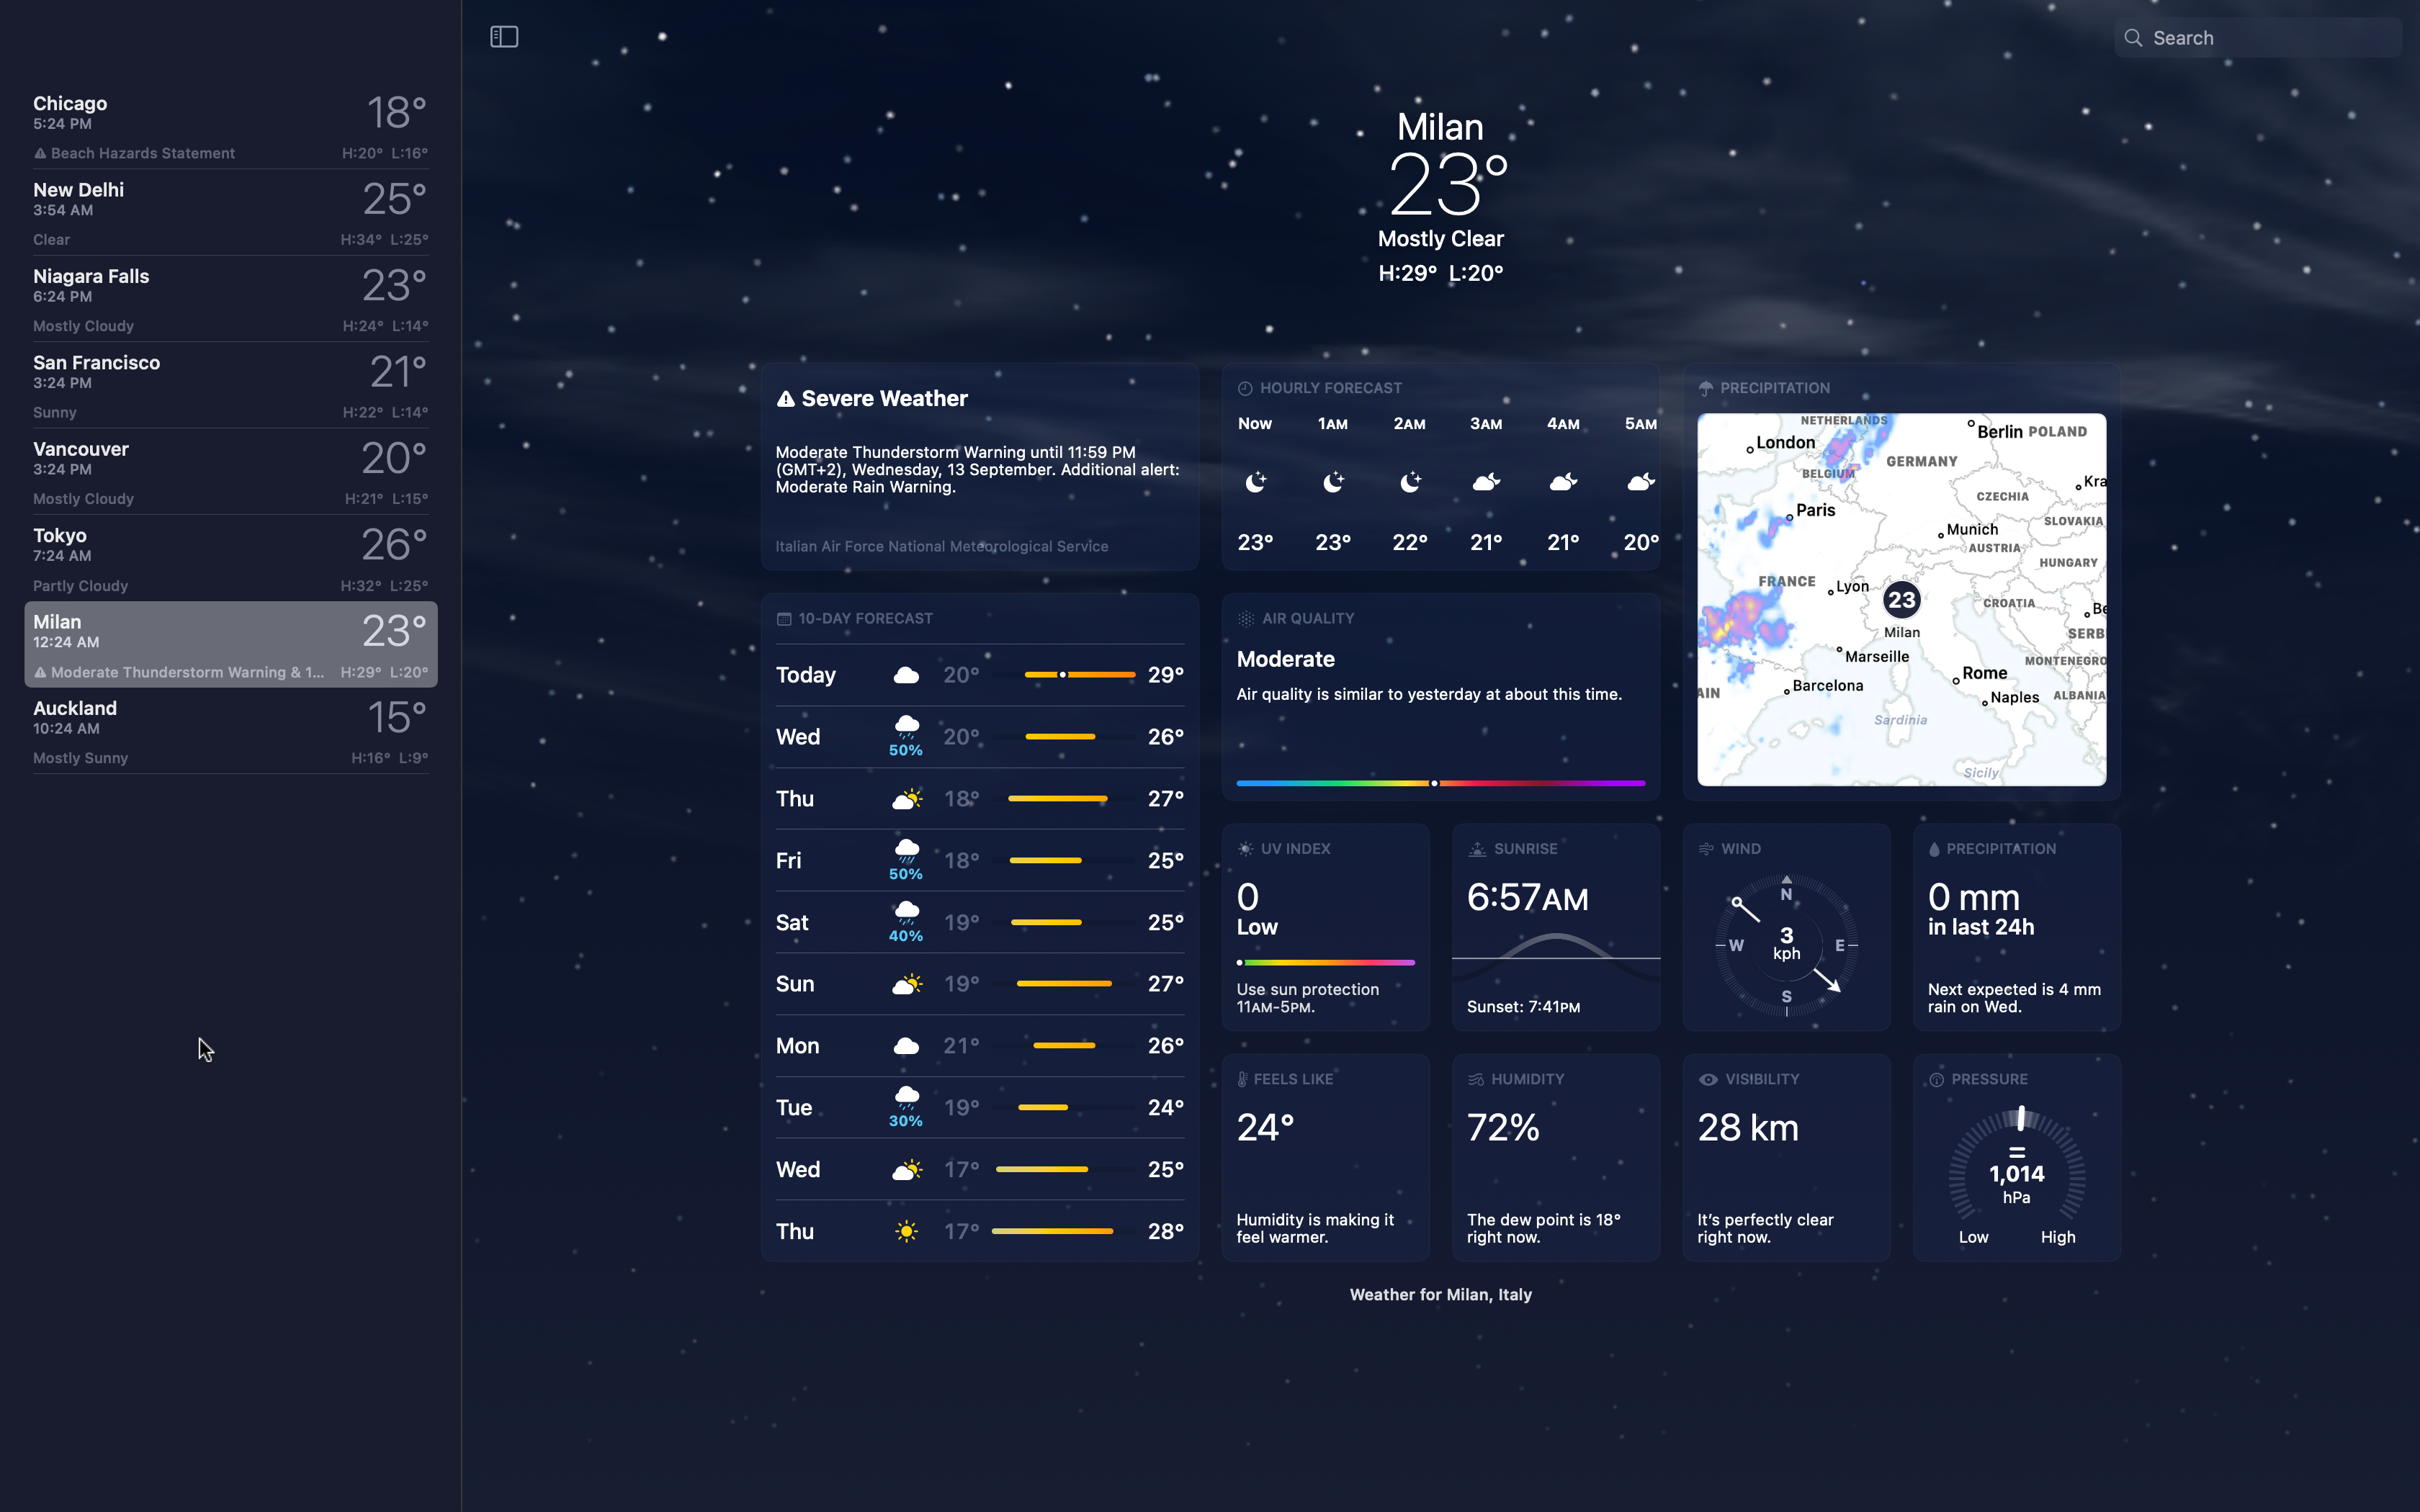 The height and width of the screenshot is (1512, 2420). Describe the element at coordinates (2010, 929) in the screenshot. I see `Verify rainfall data` at that location.